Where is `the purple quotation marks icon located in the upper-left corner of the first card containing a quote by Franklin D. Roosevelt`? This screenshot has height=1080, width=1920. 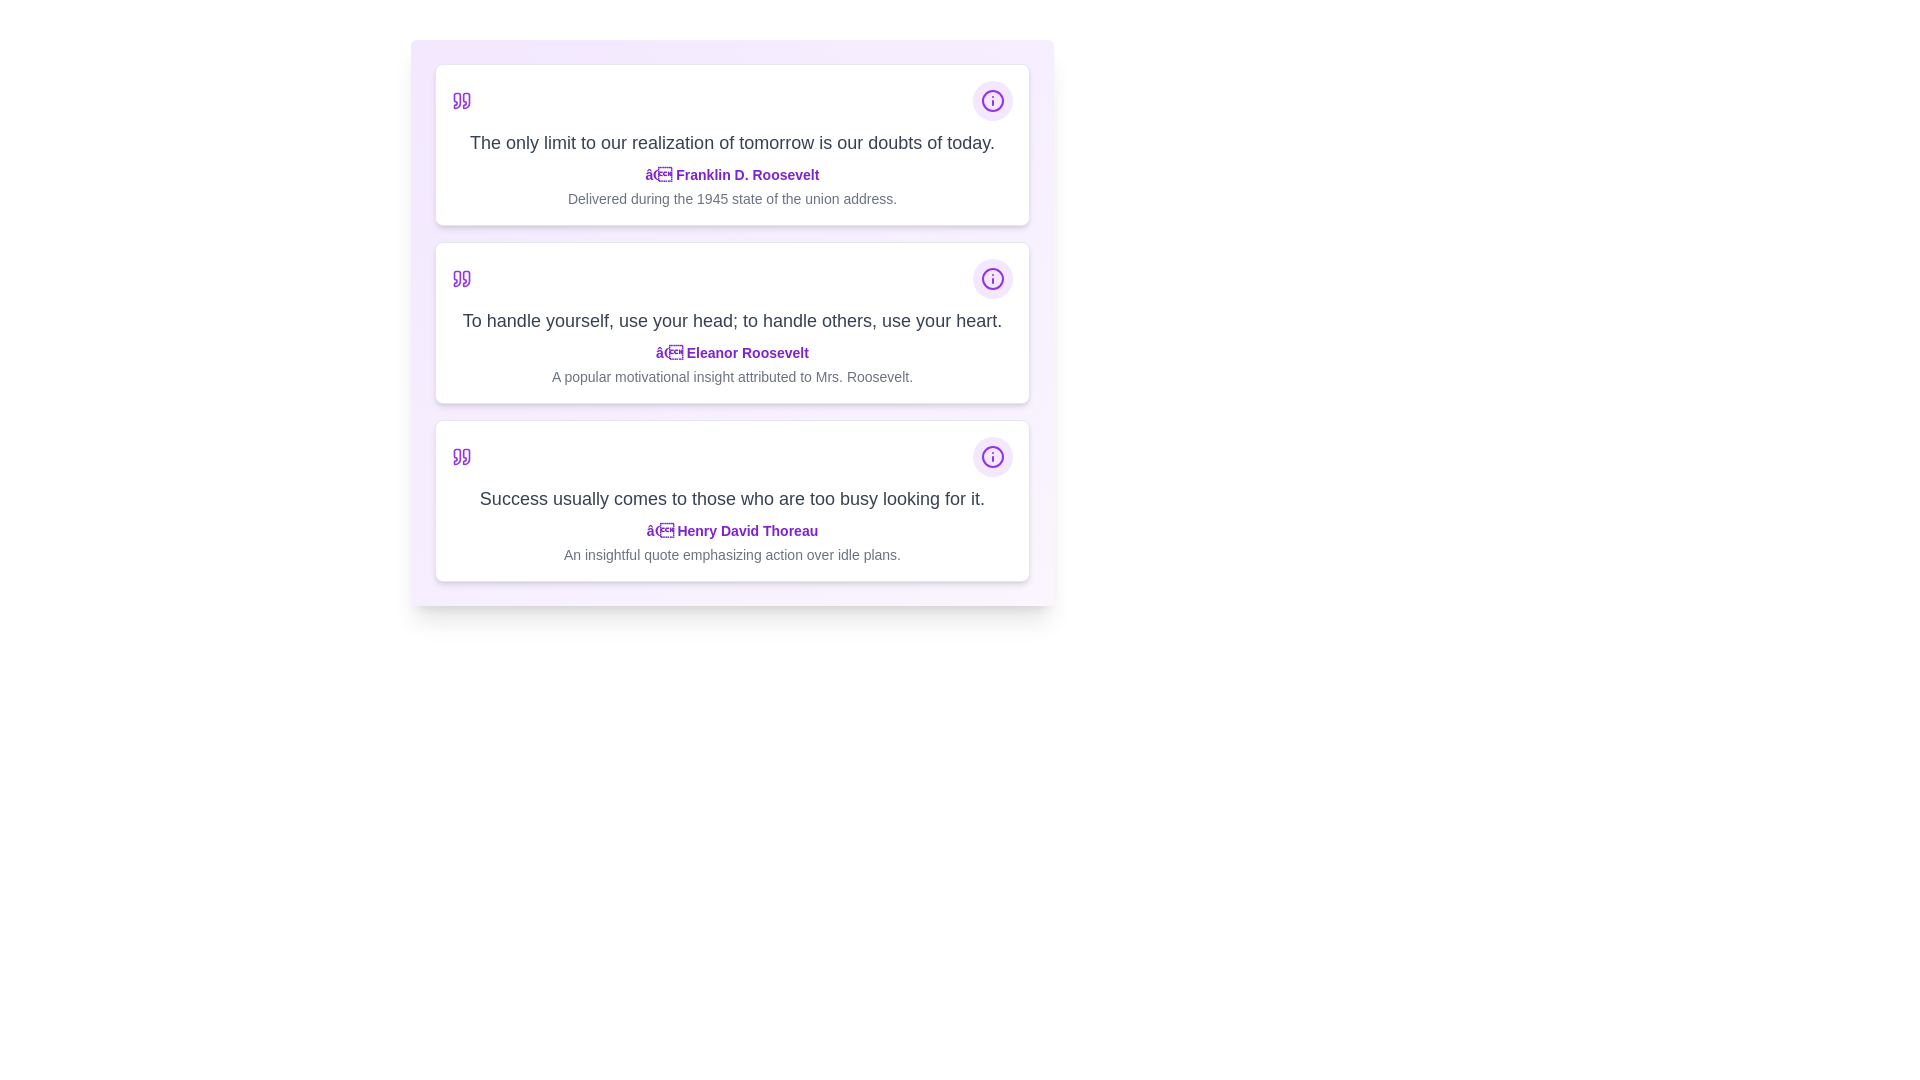
the purple quotation marks icon located in the upper-left corner of the first card containing a quote by Franklin D. Roosevelt is located at coordinates (460, 100).